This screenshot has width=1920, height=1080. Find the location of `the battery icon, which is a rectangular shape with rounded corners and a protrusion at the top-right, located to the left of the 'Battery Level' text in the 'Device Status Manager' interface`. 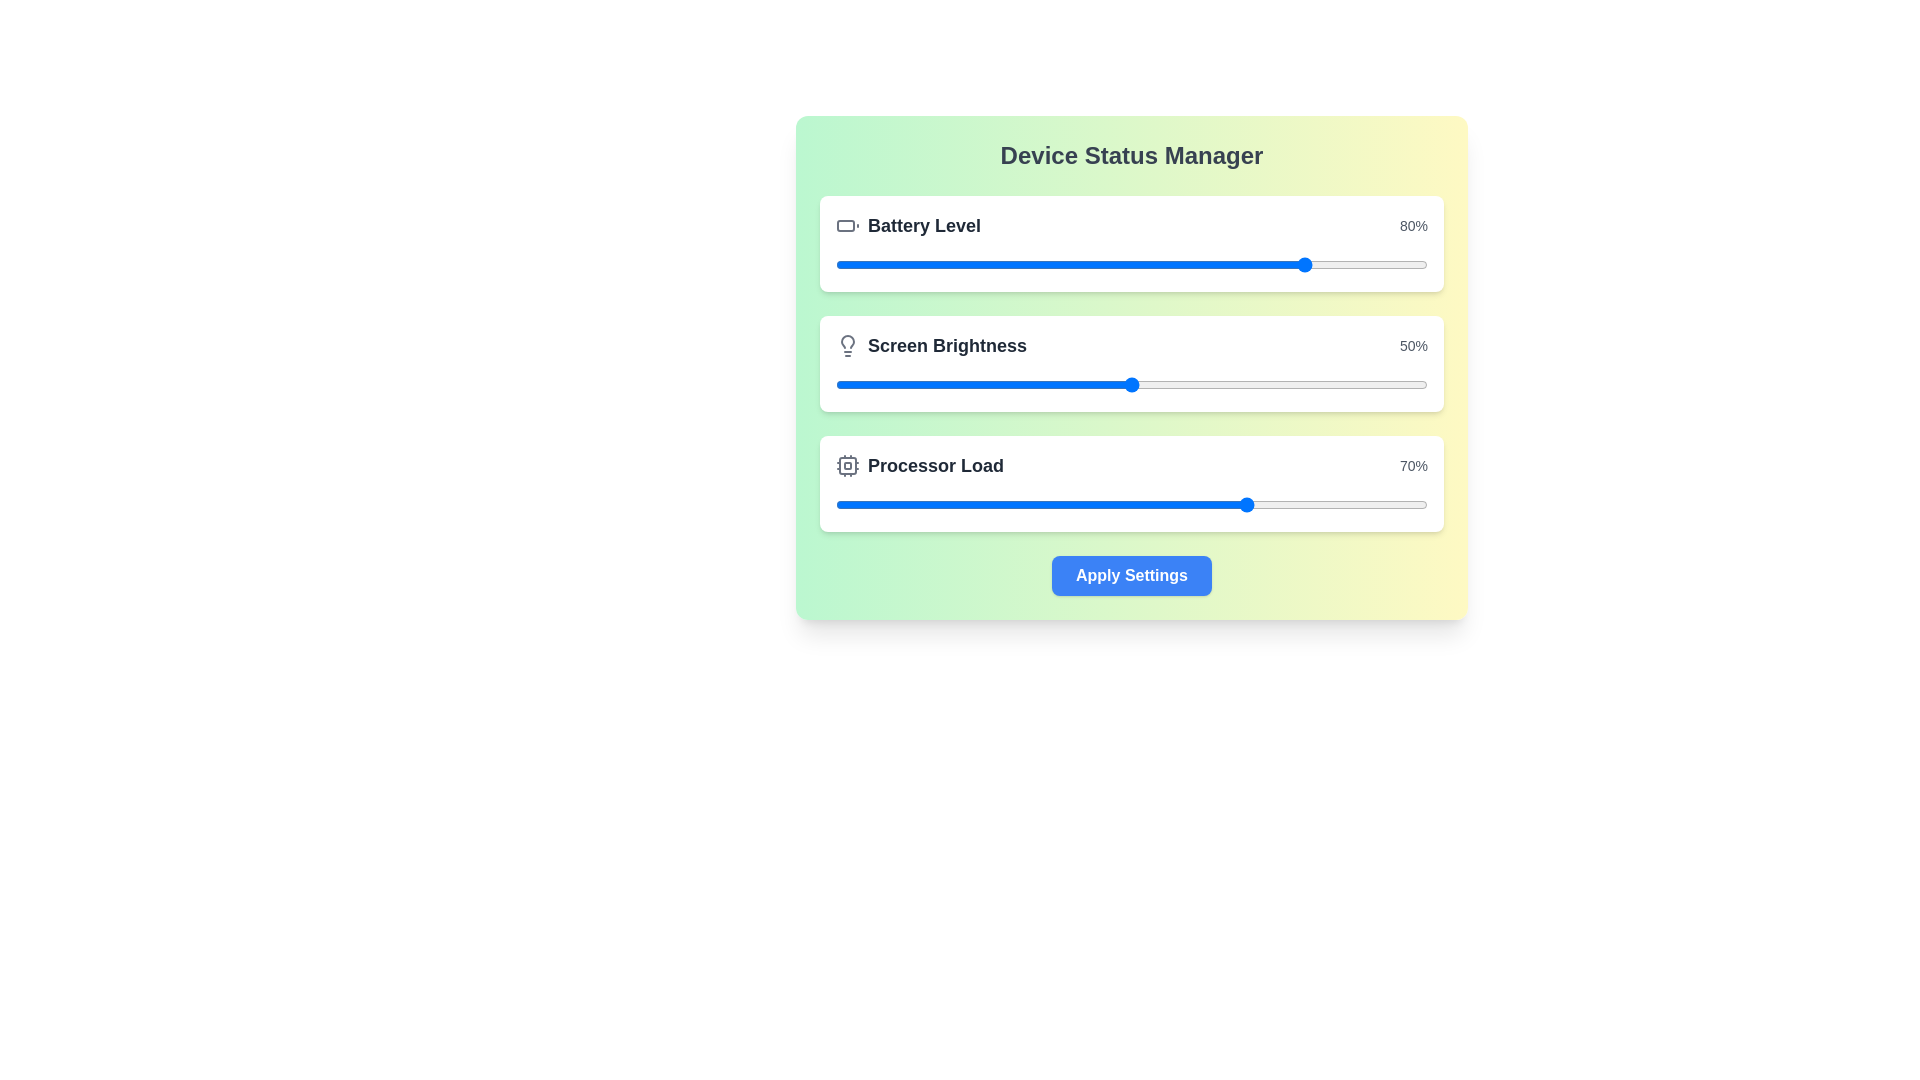

the battery icon, which is a rectangular shape with rounded corners and a protrusion at the top-right, located to the left of the 'Battery Level' text in the 'Device Status Manager' interface is located at coordinates (848, 225).